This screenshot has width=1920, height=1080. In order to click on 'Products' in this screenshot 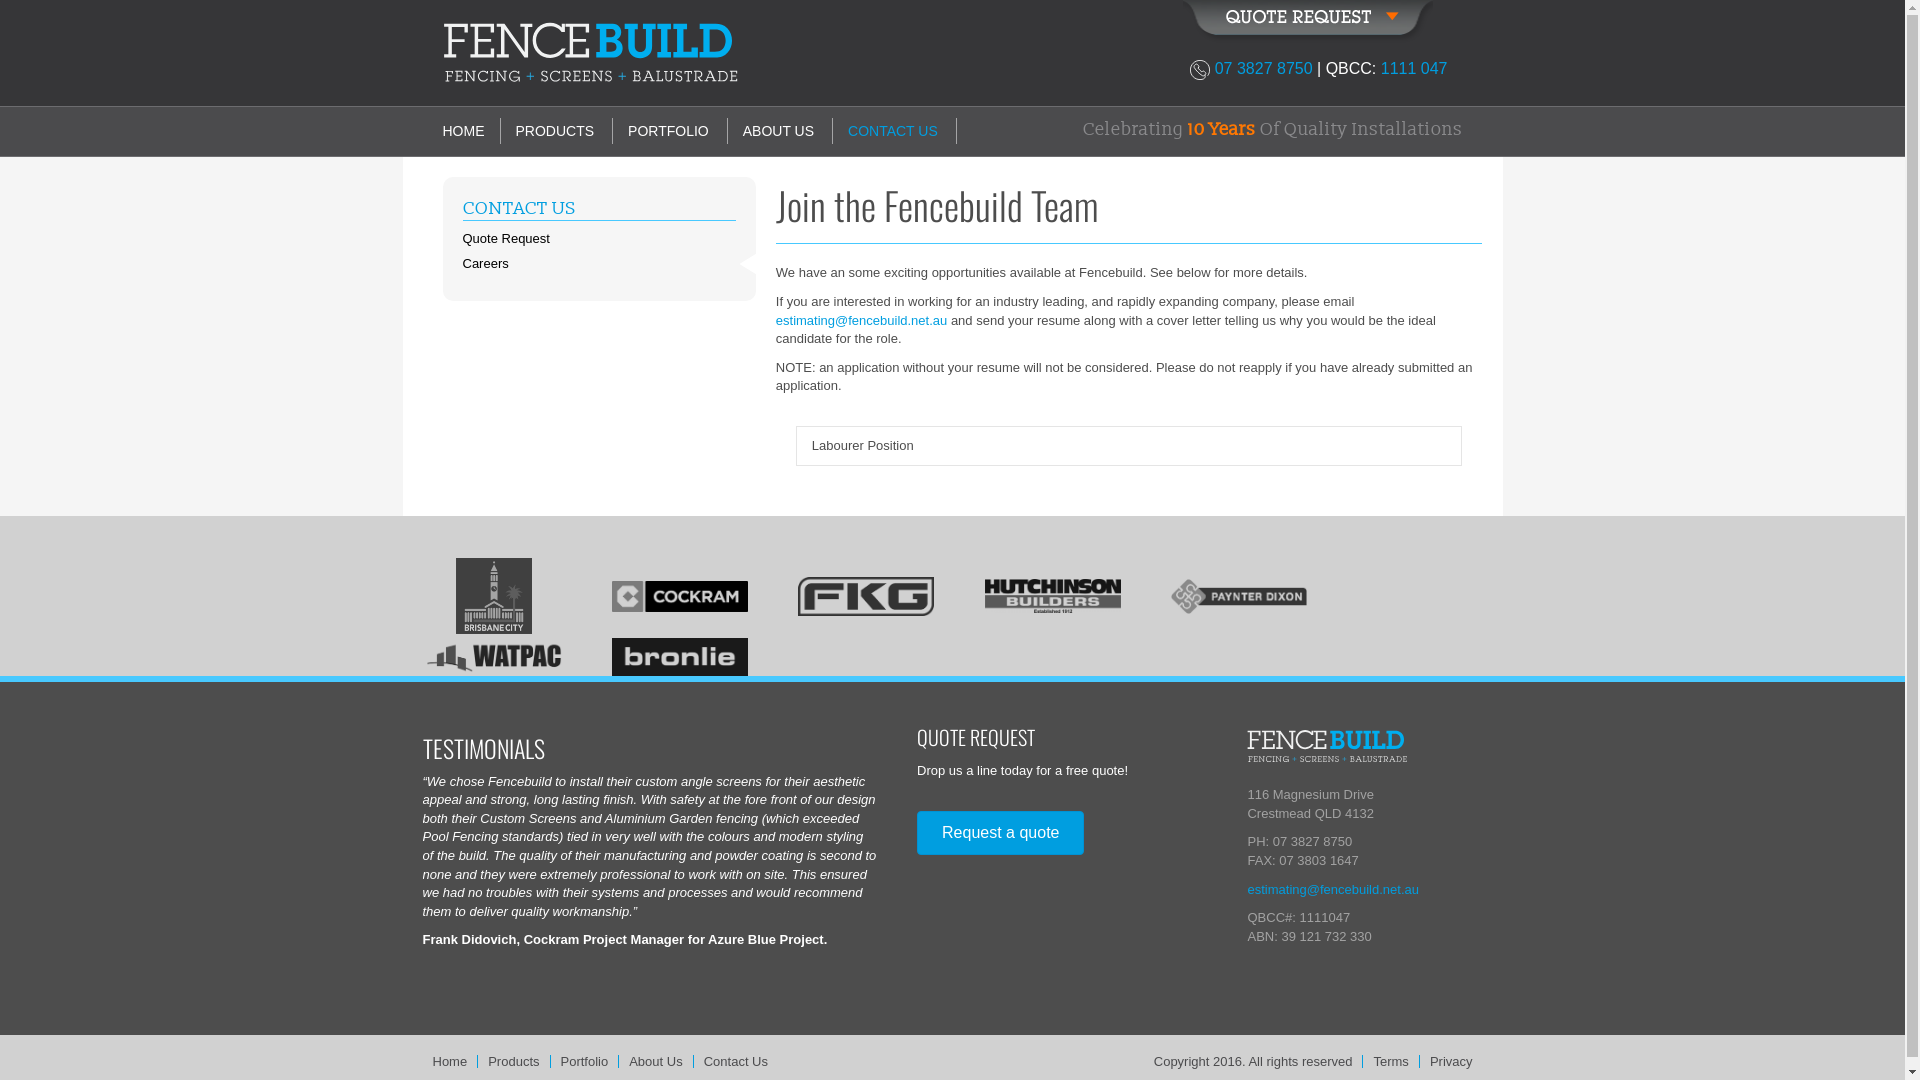, I will do `click(513, 1060)`.